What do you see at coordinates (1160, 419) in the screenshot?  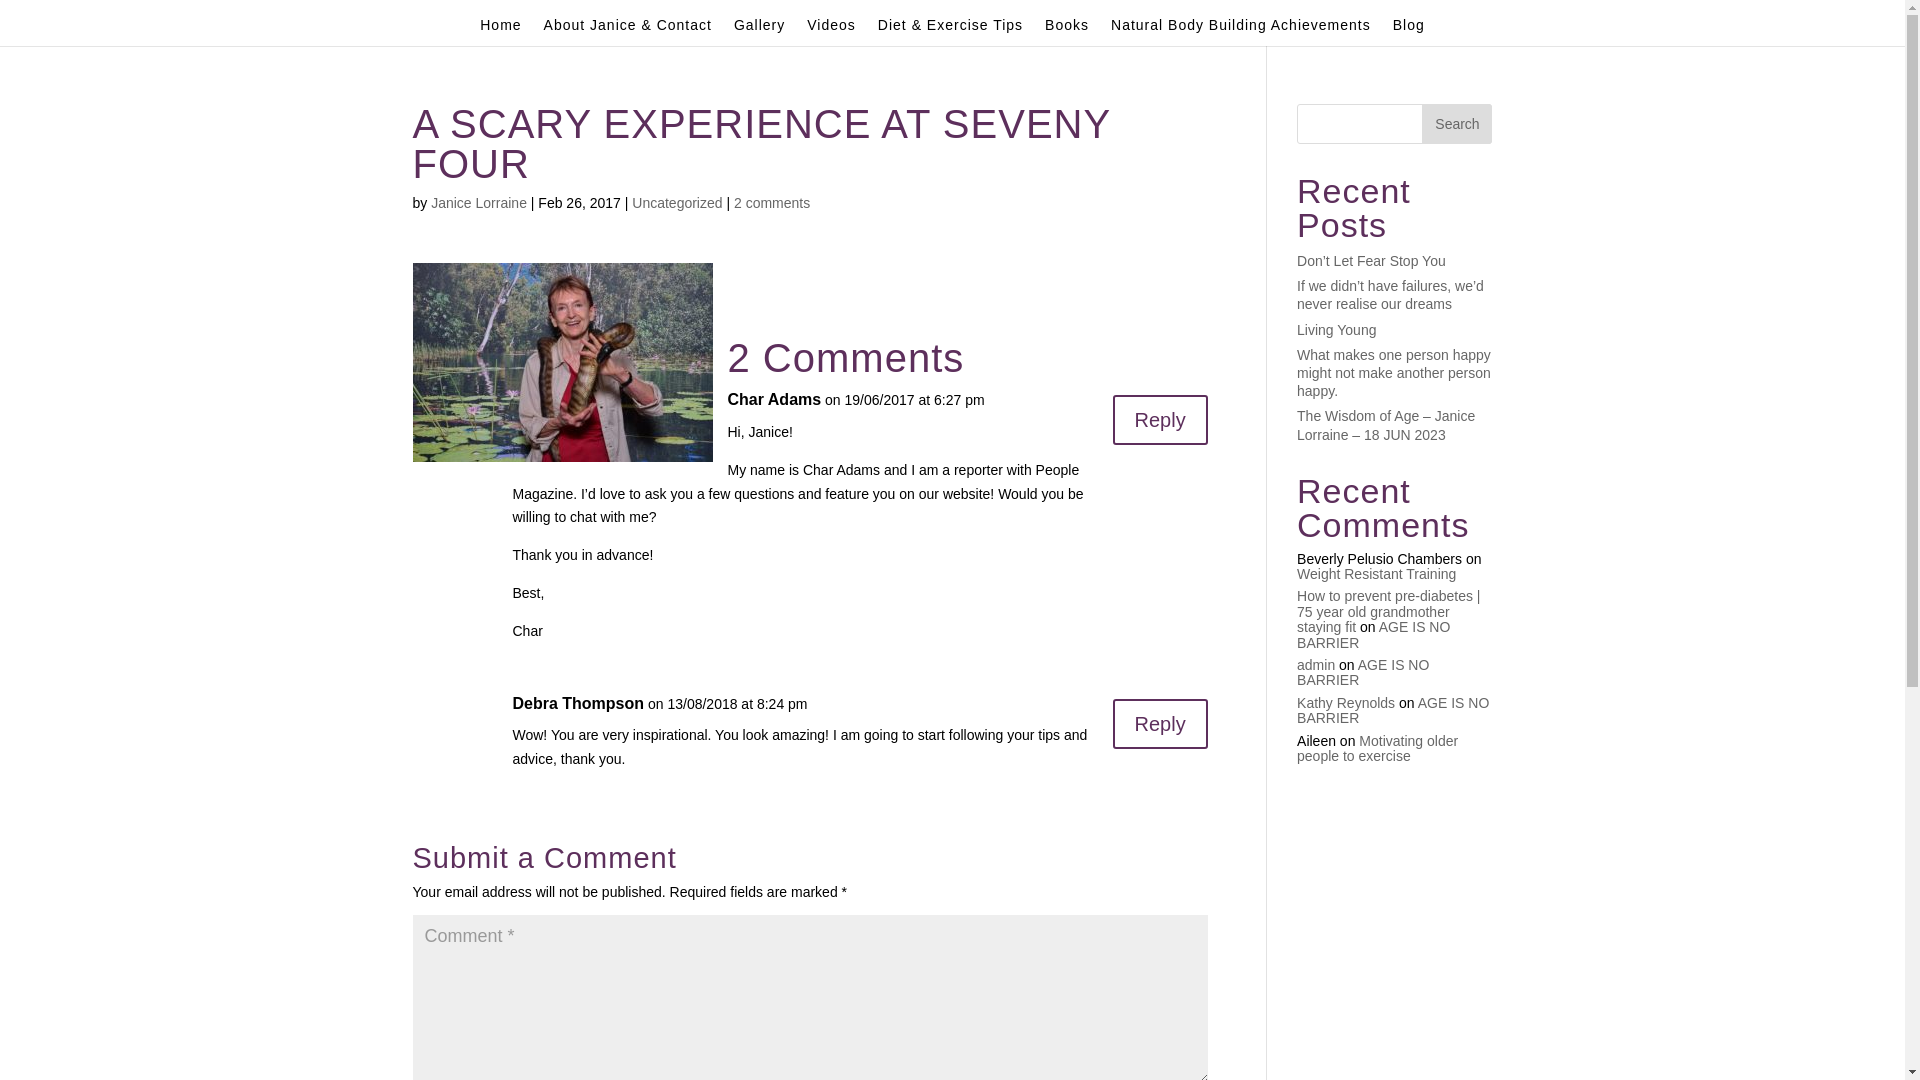 I see `'Reply'` at bounding box center [1160, 419].